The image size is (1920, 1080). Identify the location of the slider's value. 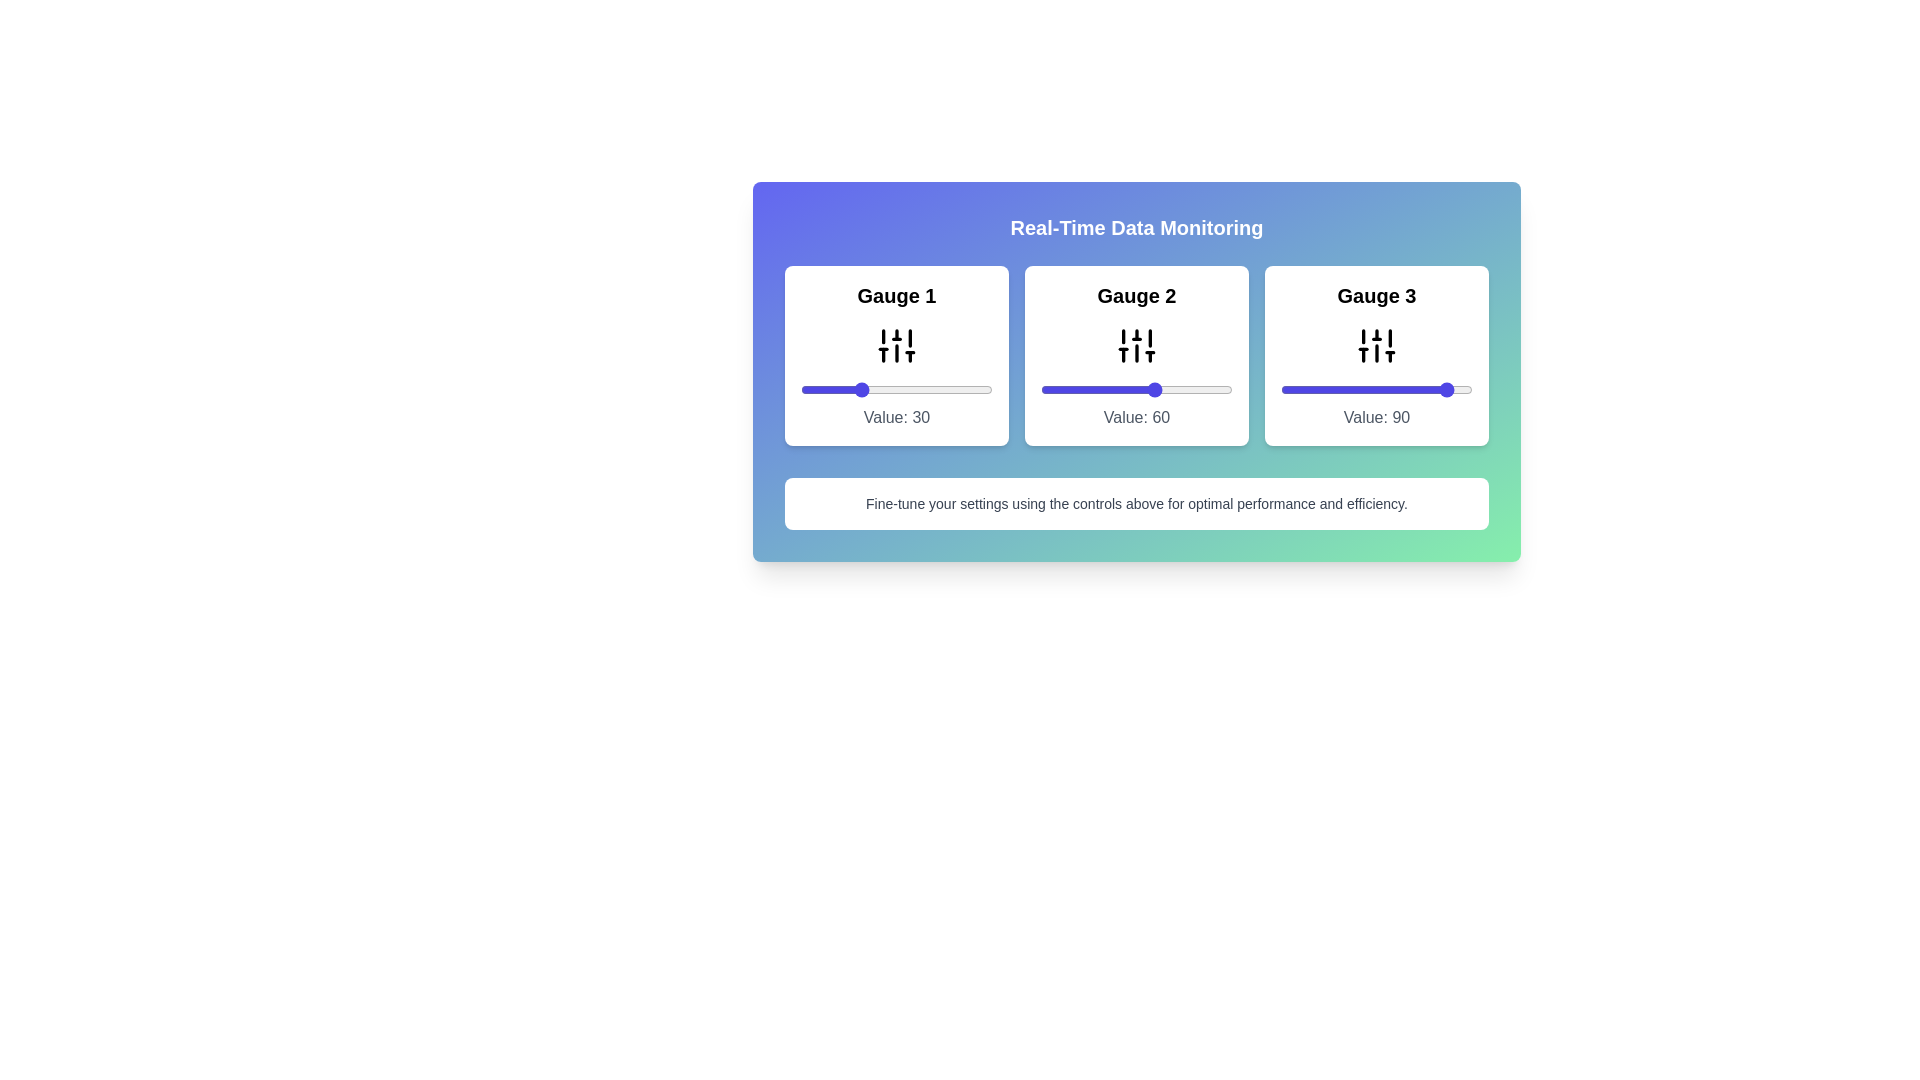
(1393, 389).